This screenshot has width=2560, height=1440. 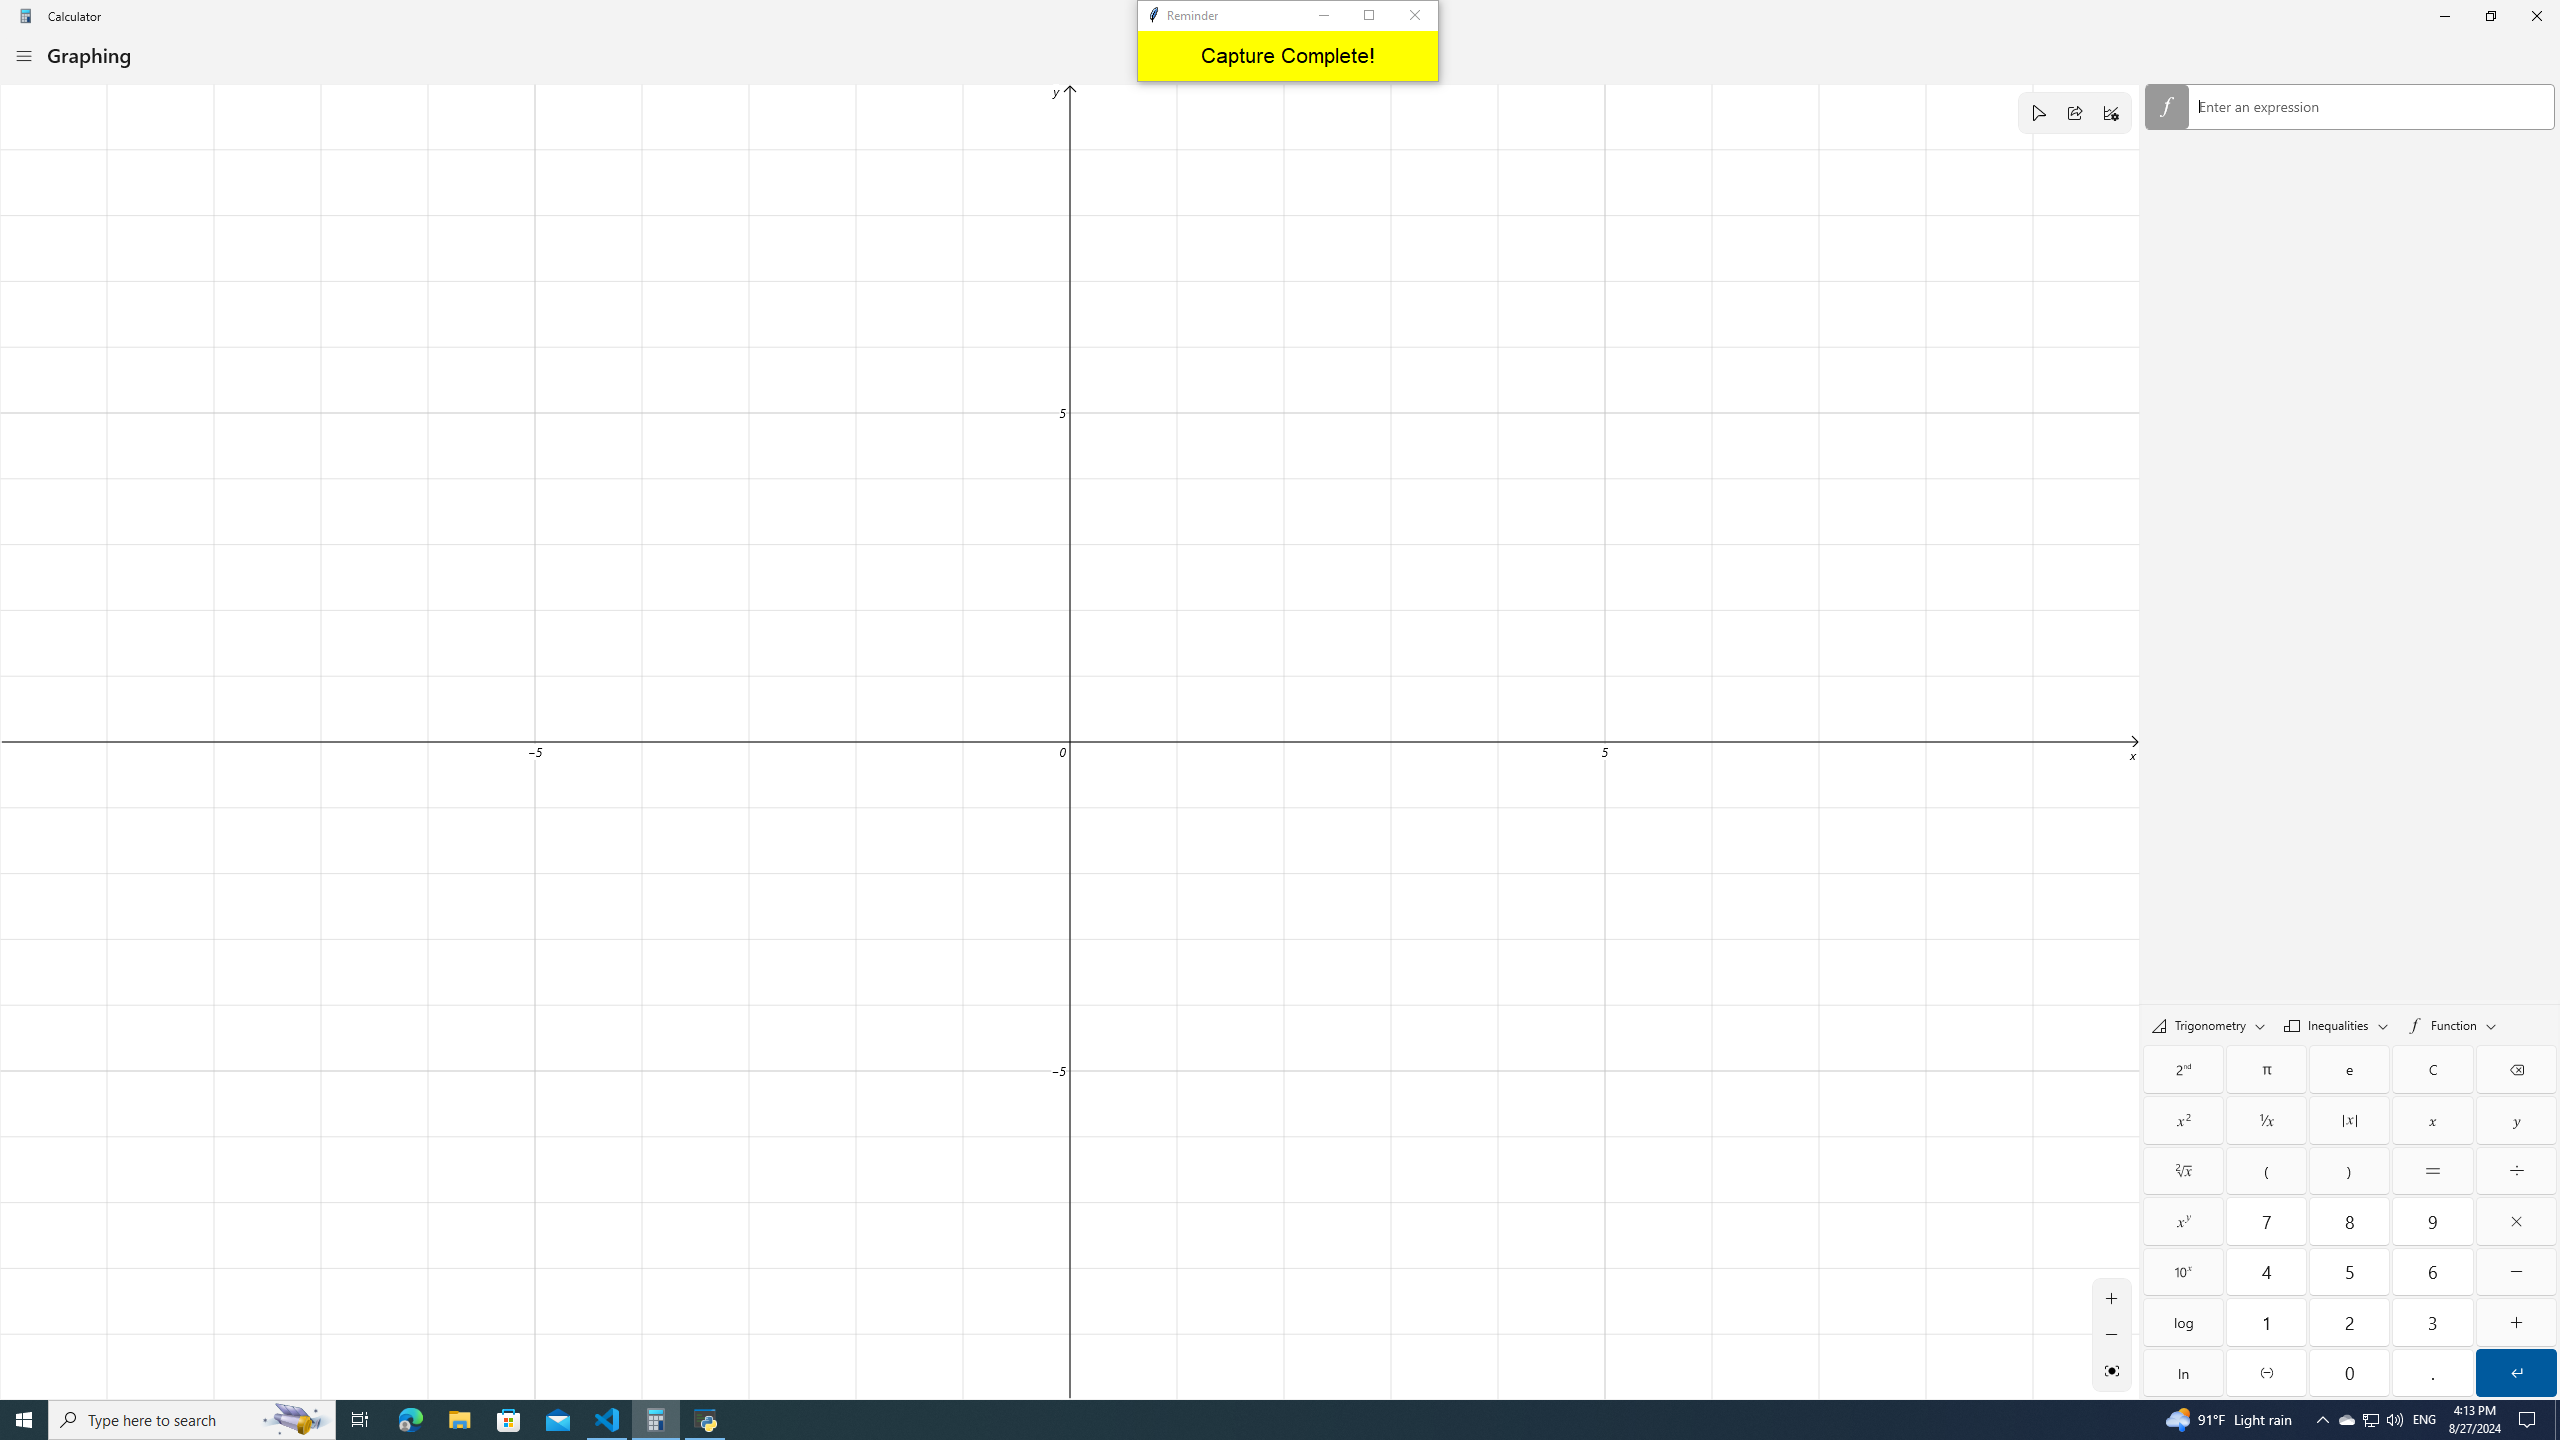 I want to click on 'Minimize Calculator', so click(x=2443, y=15).